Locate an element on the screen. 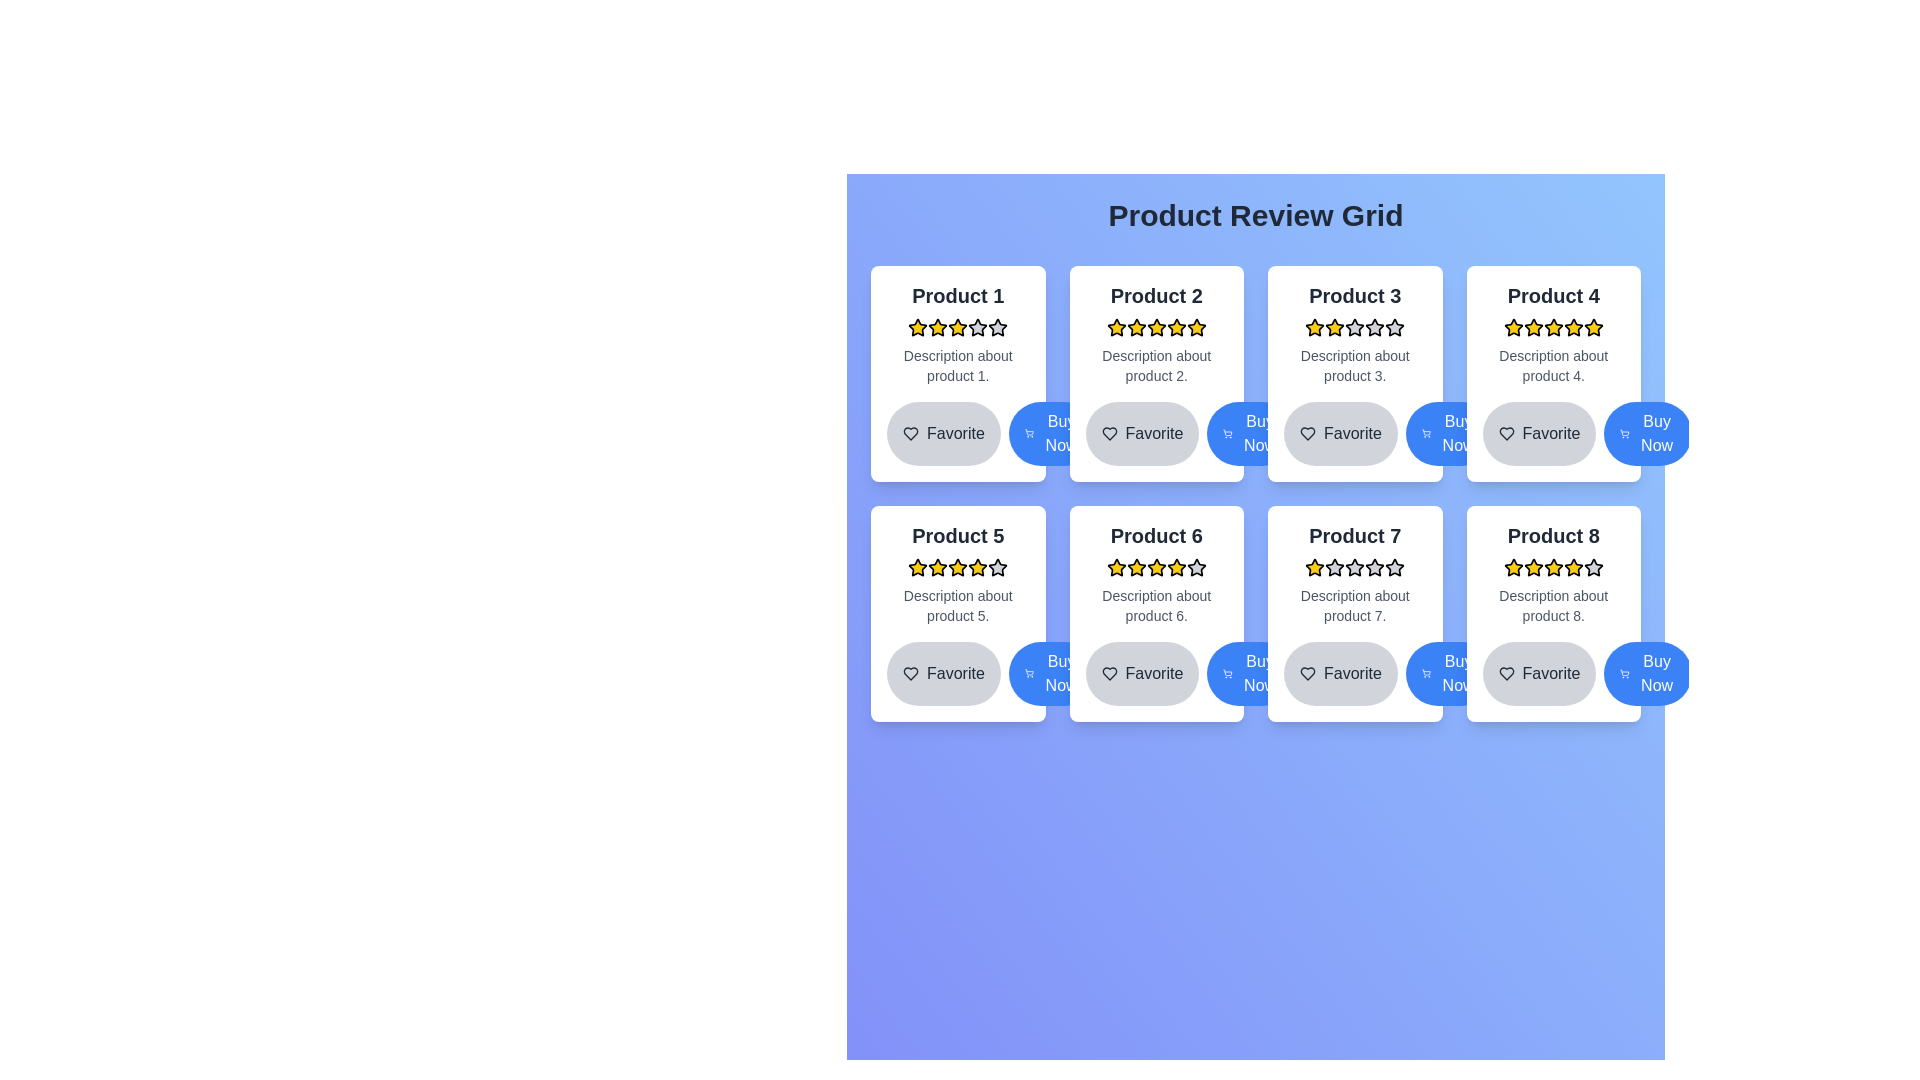  the first rating star for 'Product 3' to associate it with the product's overall rating is located at coordinates (1315, 326).